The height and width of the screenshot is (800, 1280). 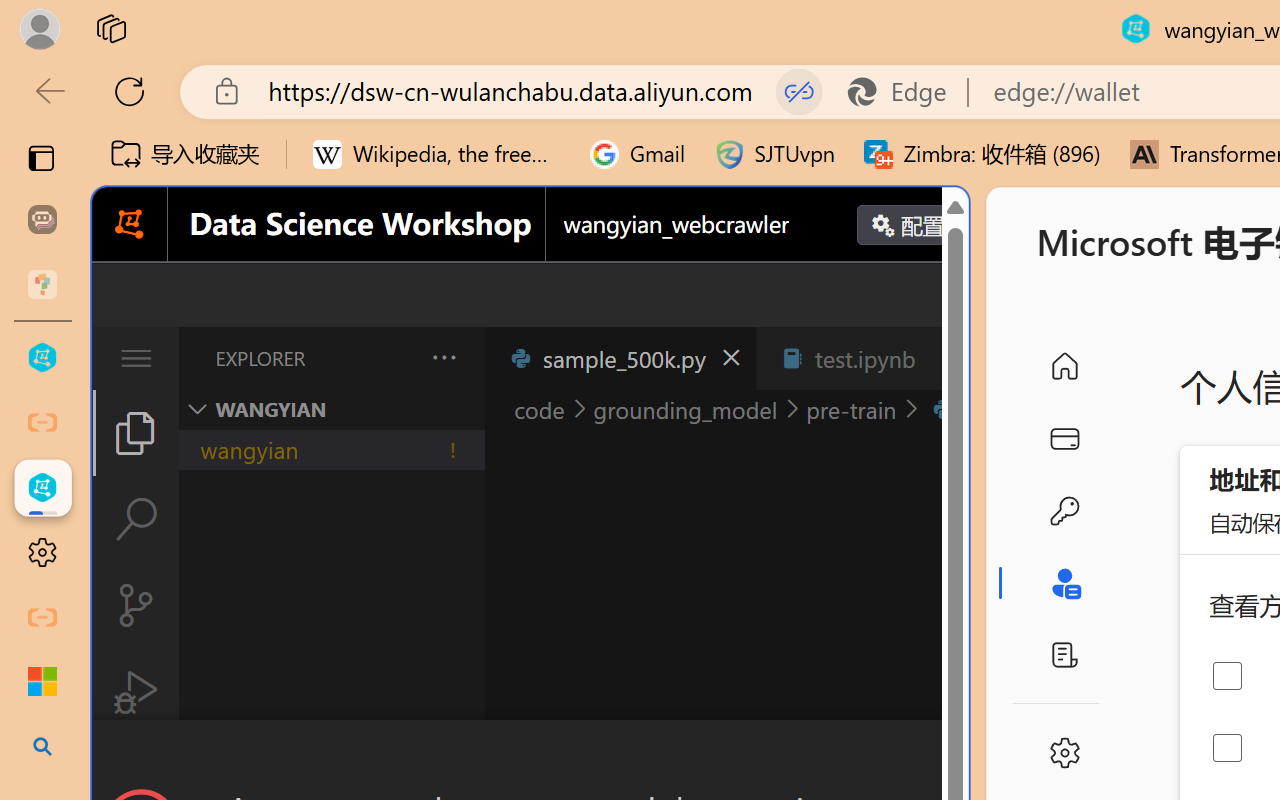 I want to click on 'Views and More Actions...', so click(x=441, y=357).